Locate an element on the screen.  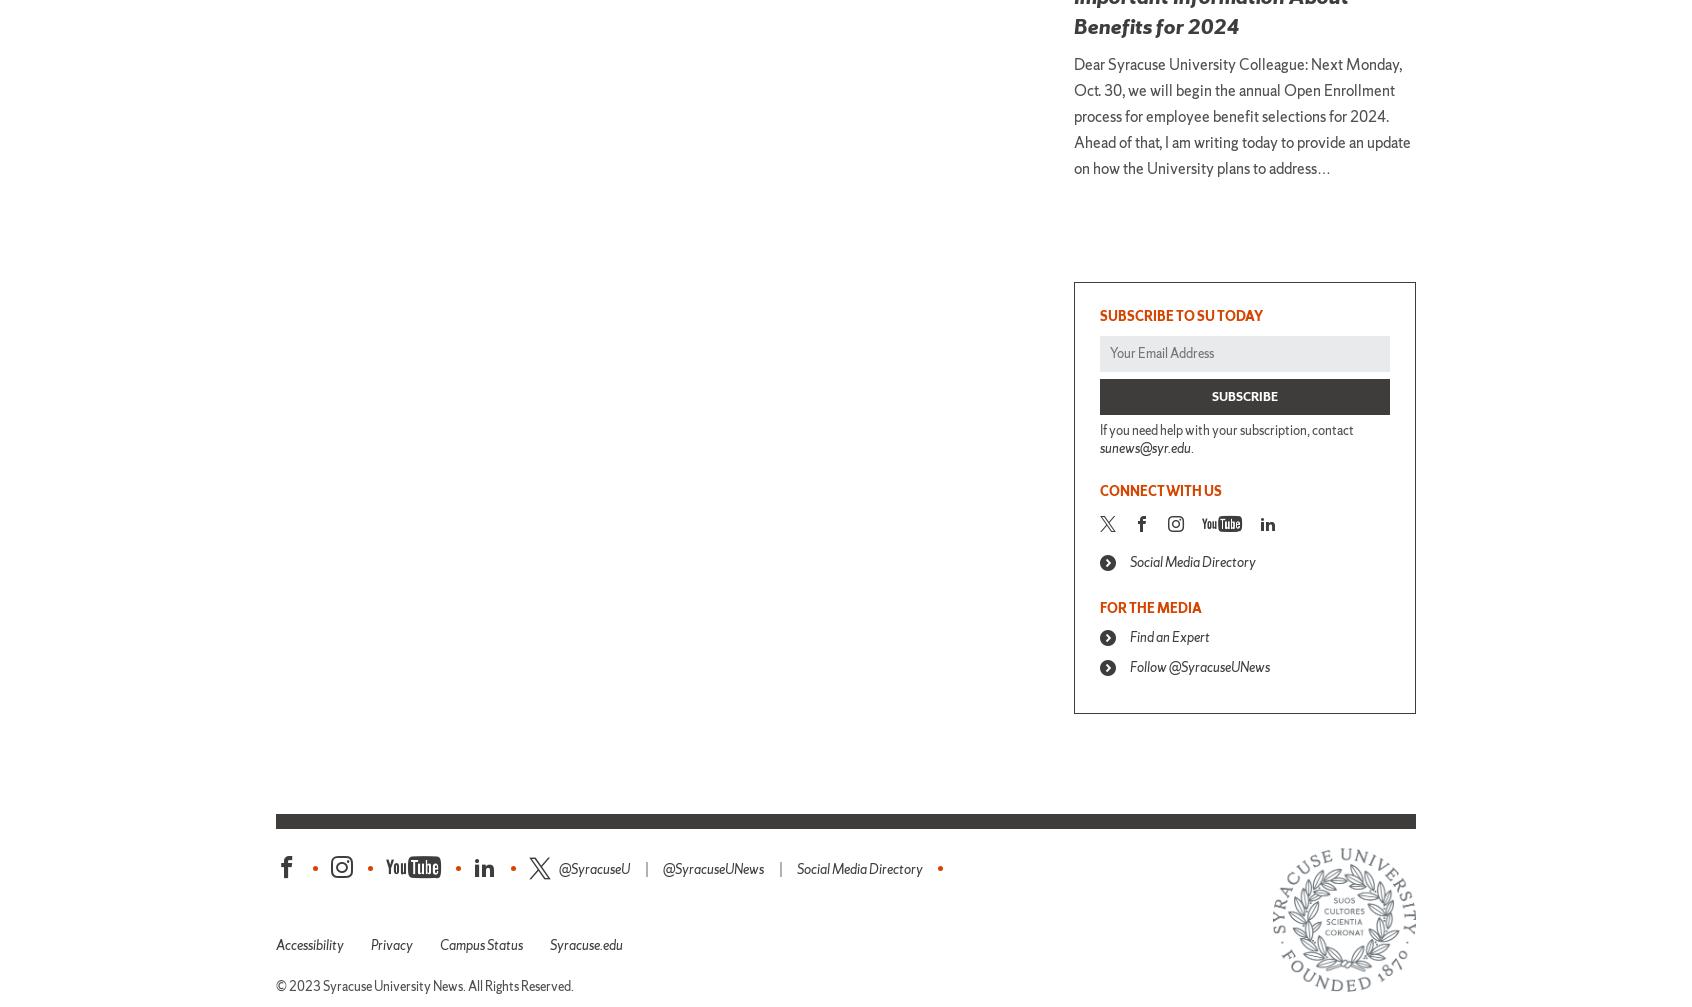
'Facebook' is located at coordinates (325, 866).